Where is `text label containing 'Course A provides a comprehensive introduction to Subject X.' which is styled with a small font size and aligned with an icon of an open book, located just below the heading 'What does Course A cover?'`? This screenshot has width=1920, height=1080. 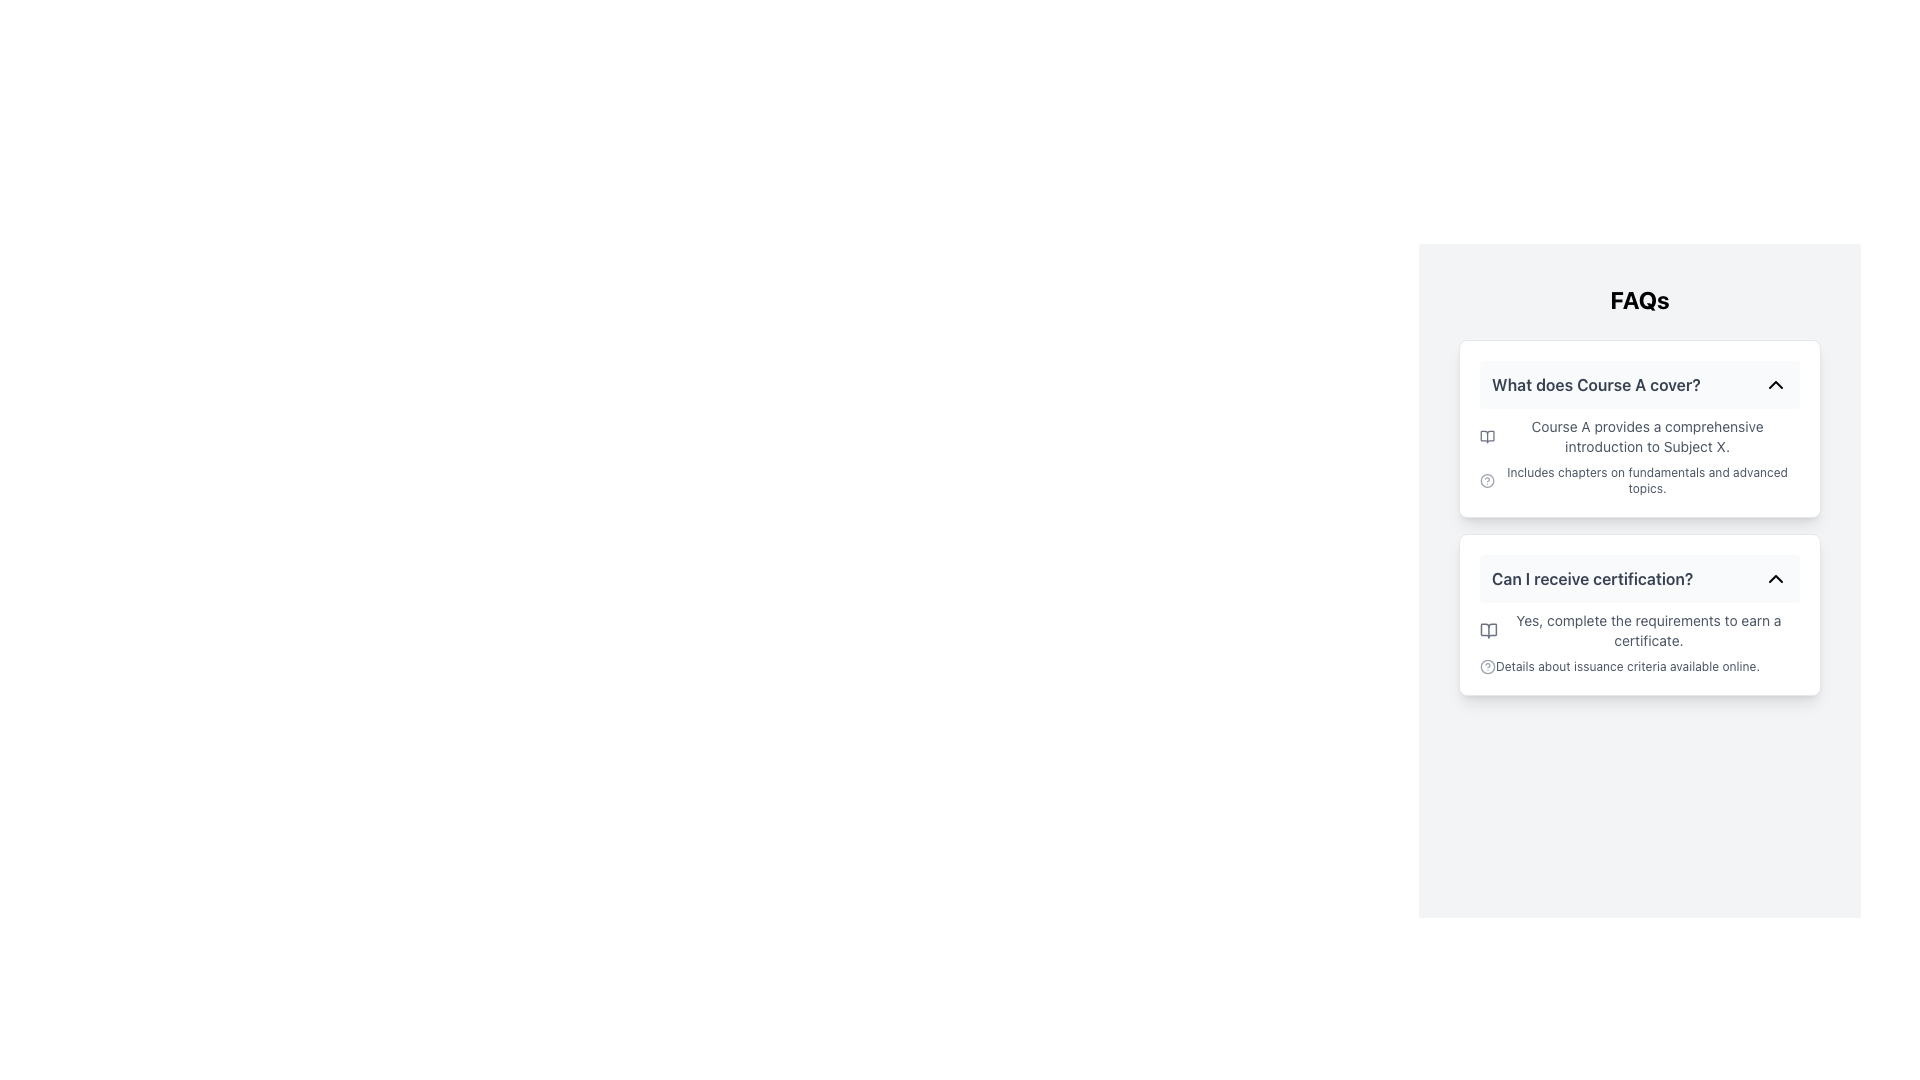
text label containing 'Course A provides a comprehensive introduction to Subject X.' which is styled with a small font size and aligned with an icon of an open book, located just below the heading 'What does Course A cover?' is located at coordinates (1640, 435).